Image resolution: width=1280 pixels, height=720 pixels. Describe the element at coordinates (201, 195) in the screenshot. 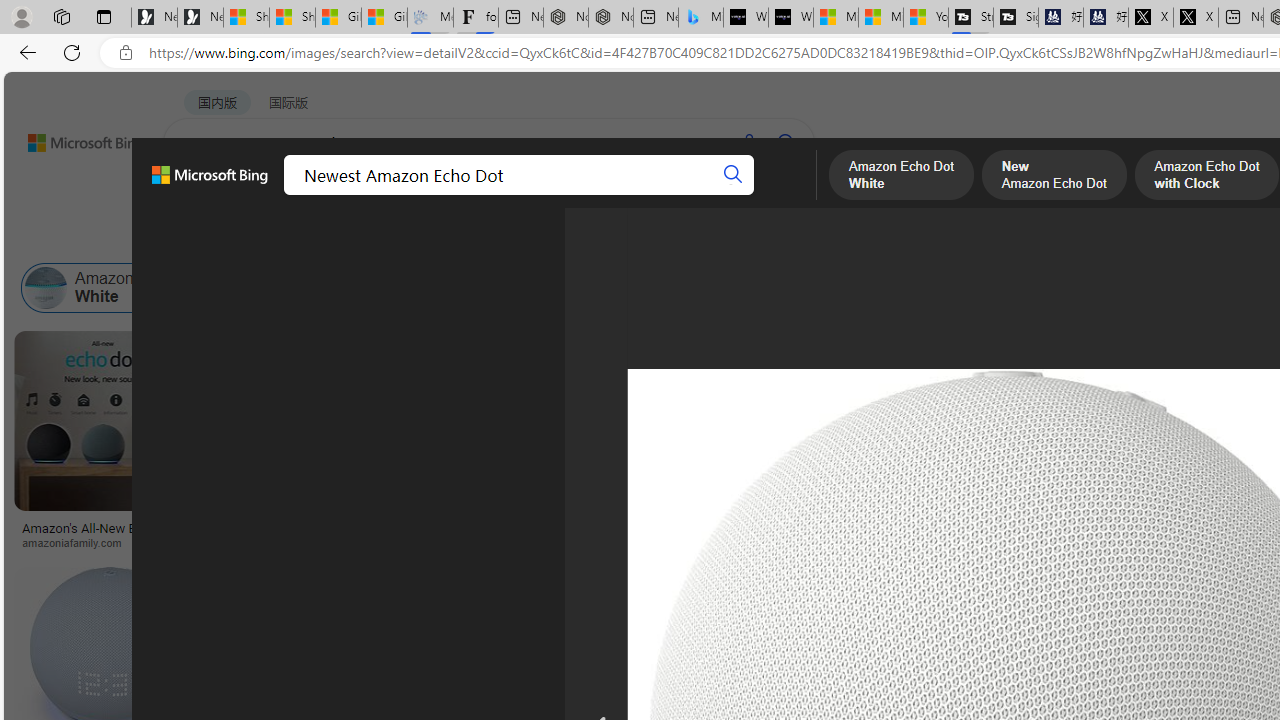

I see `'WEB'` at that location.